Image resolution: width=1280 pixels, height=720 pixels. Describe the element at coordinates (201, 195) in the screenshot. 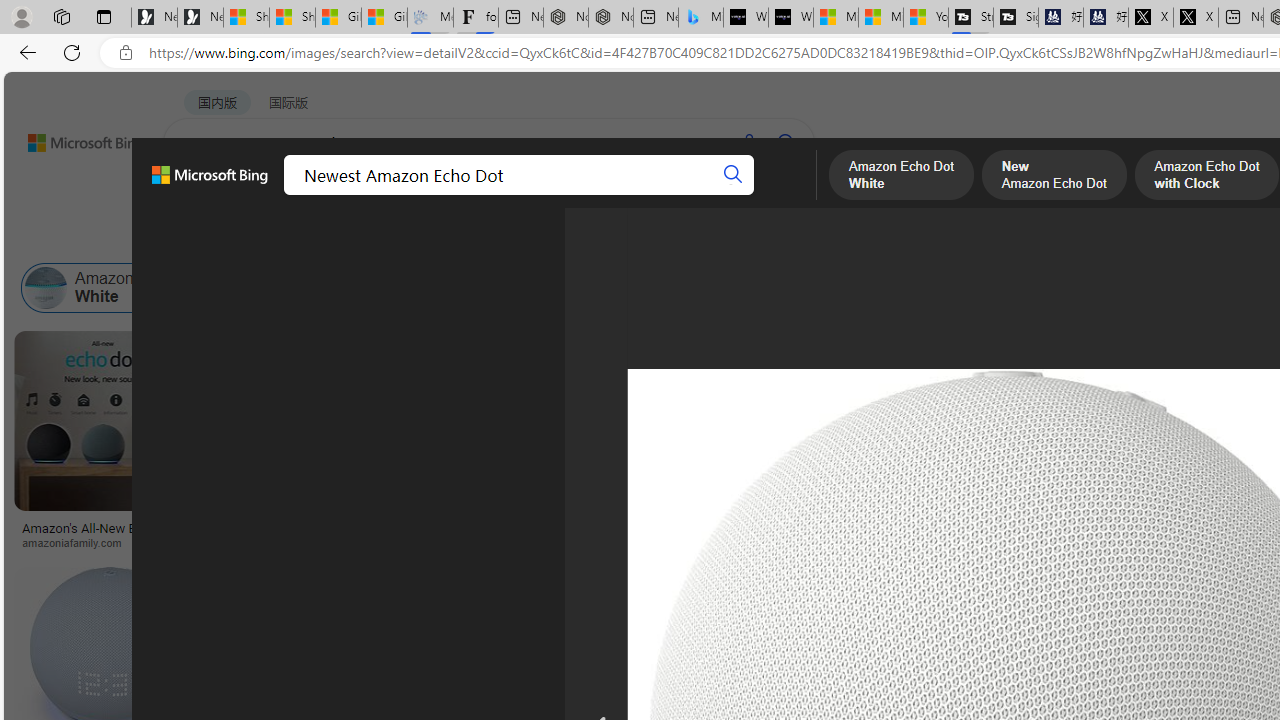

I see `'WEB'` at that location.